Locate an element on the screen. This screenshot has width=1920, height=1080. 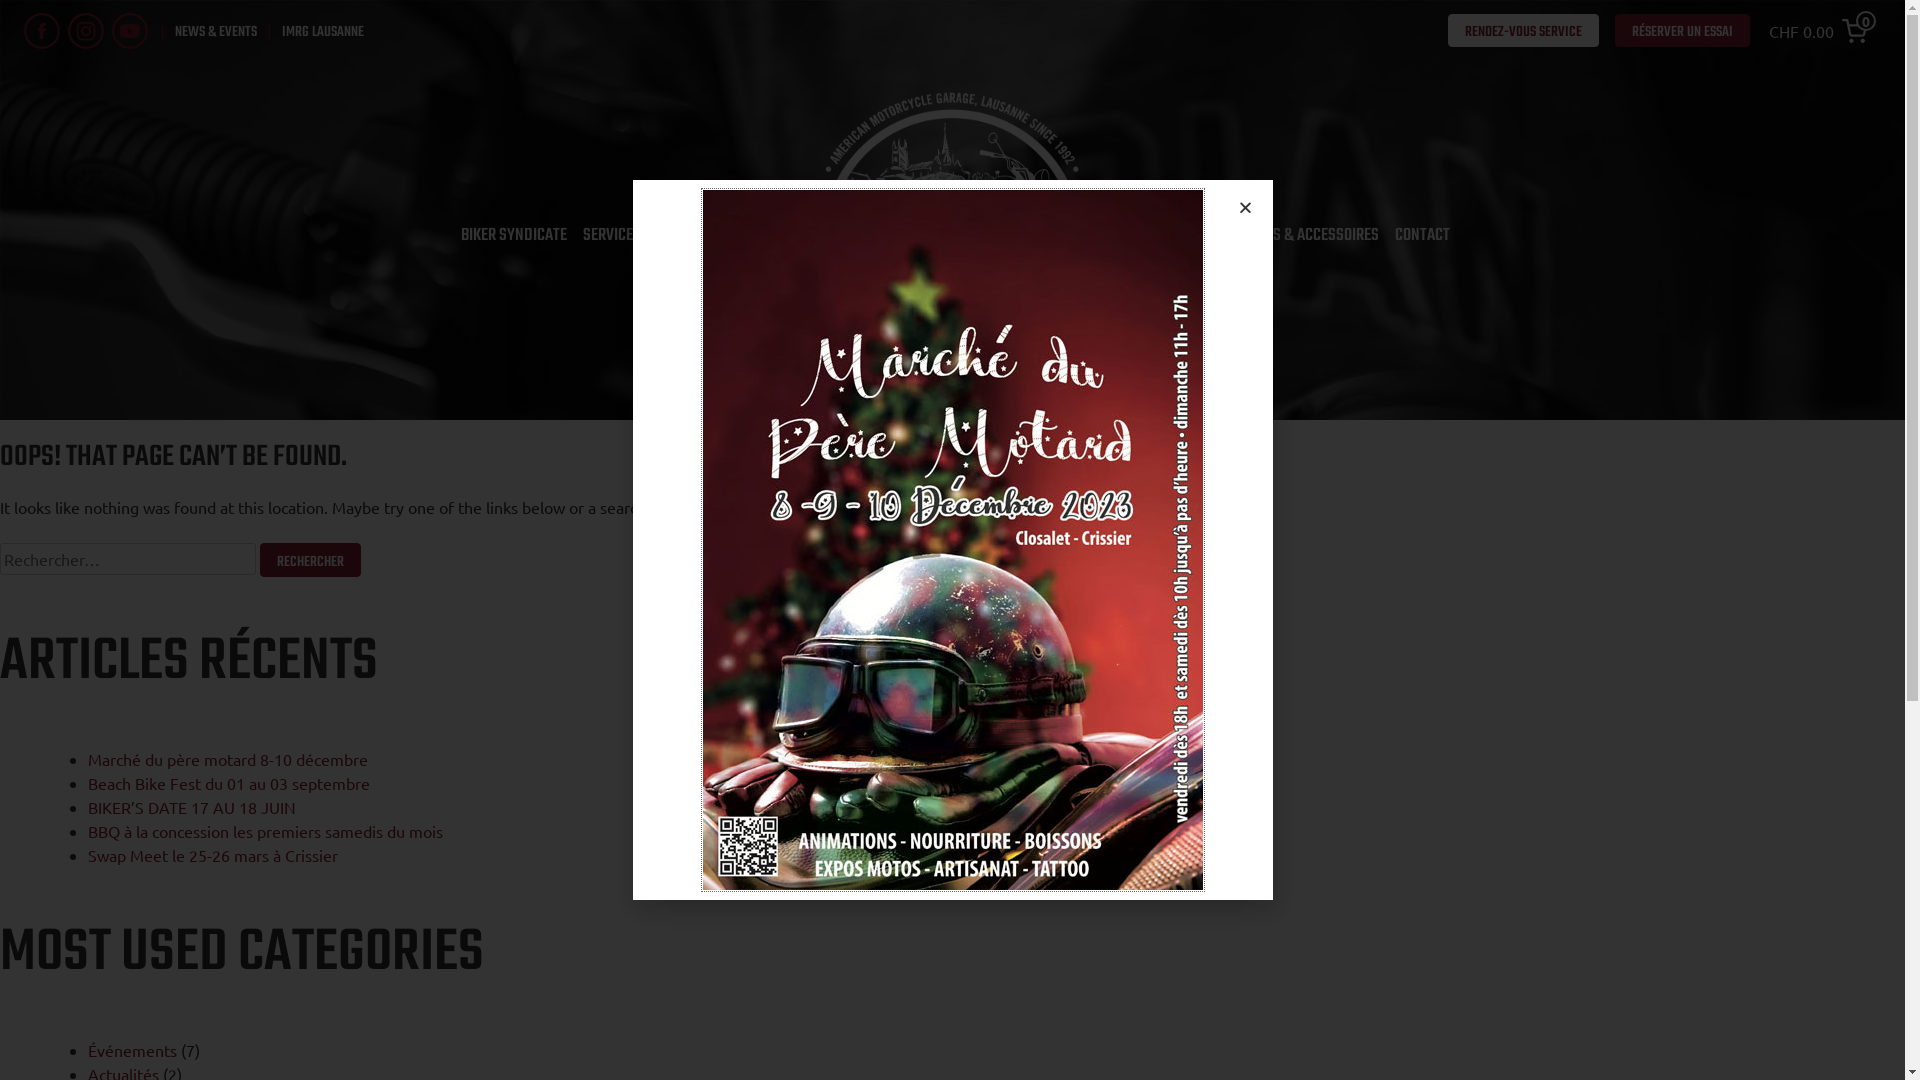
'CHF 0.00 is located at coordinates (1822, 30).